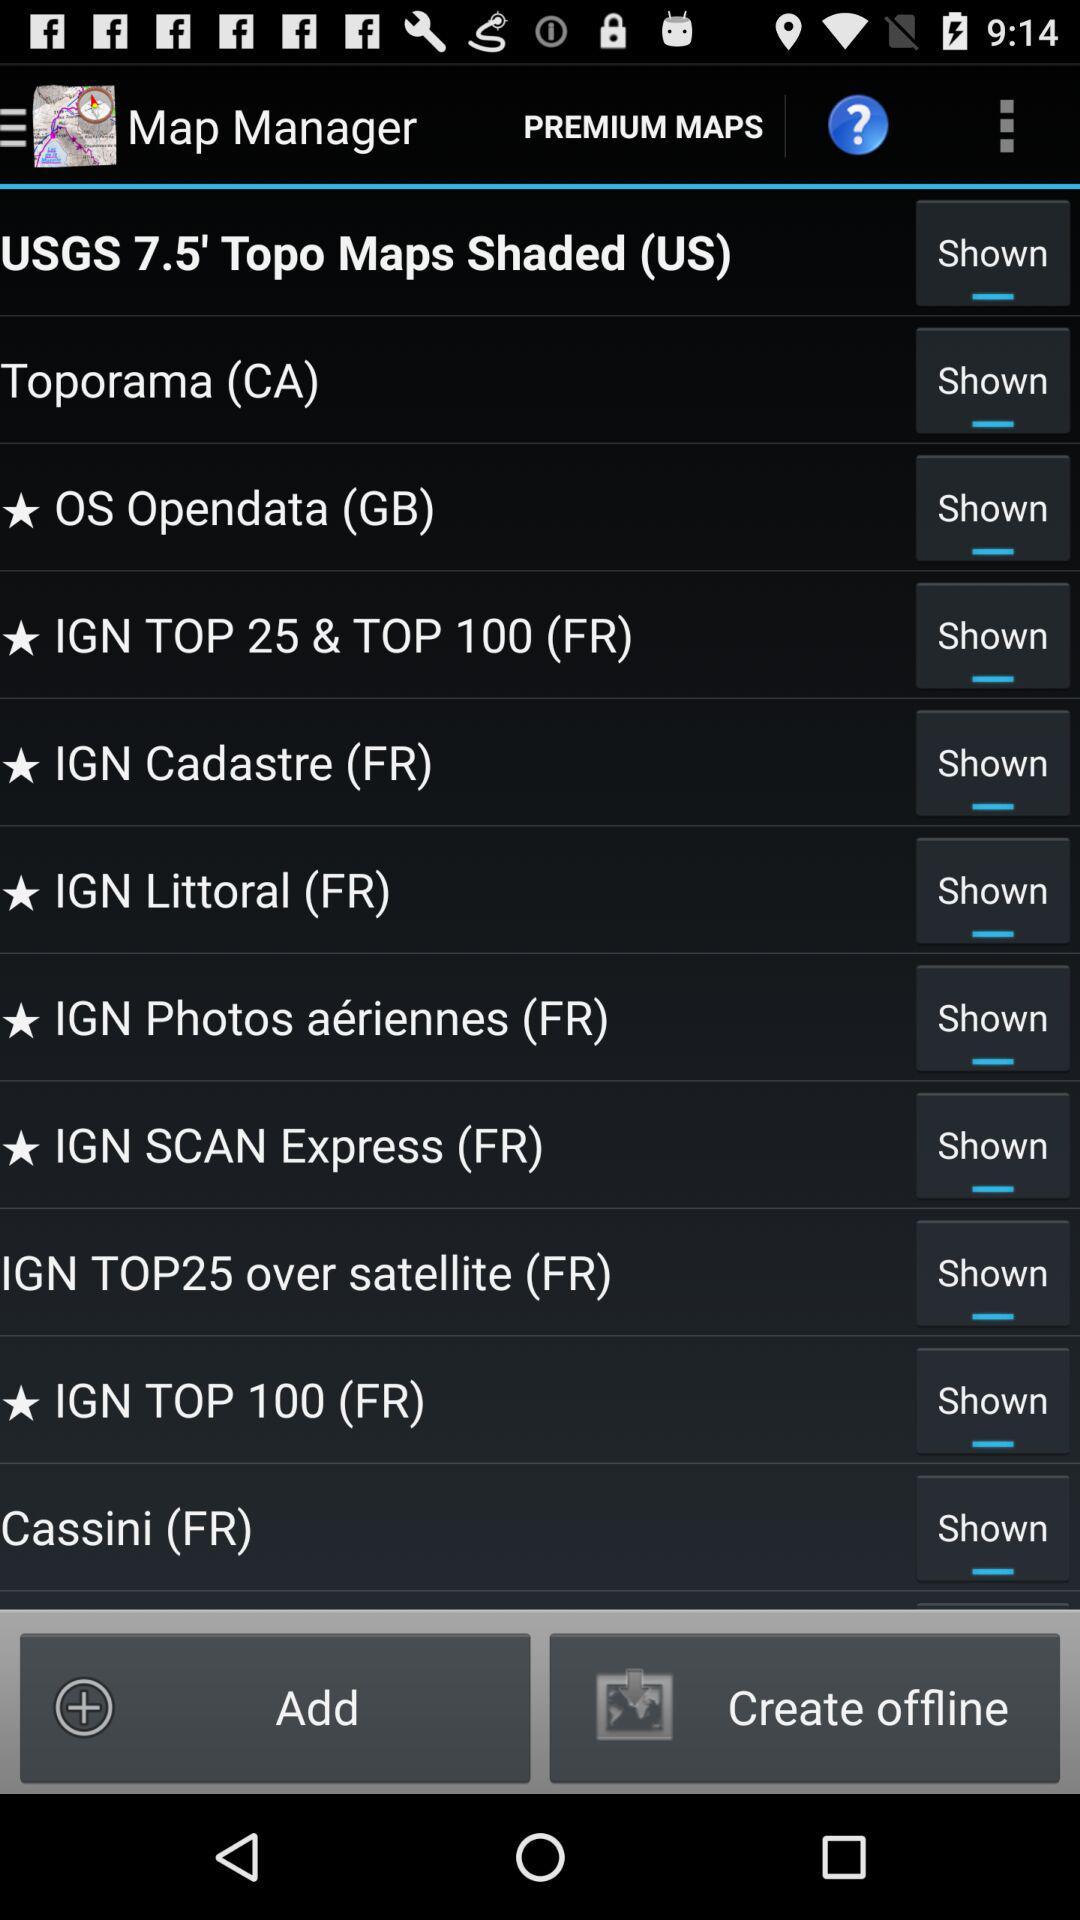  I want to click on icon next to the add item, so click(803, 1706).